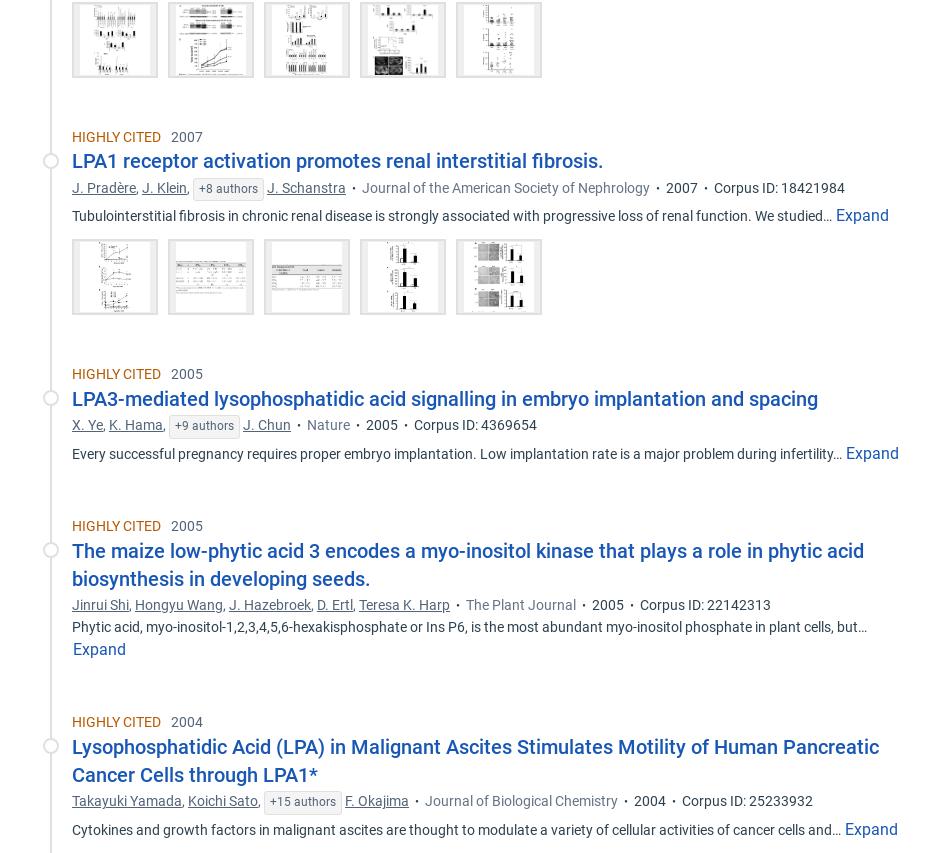 The height and width of the screenshot is (853, 950). I want to click on 'X. Ye', so click(87, 423).